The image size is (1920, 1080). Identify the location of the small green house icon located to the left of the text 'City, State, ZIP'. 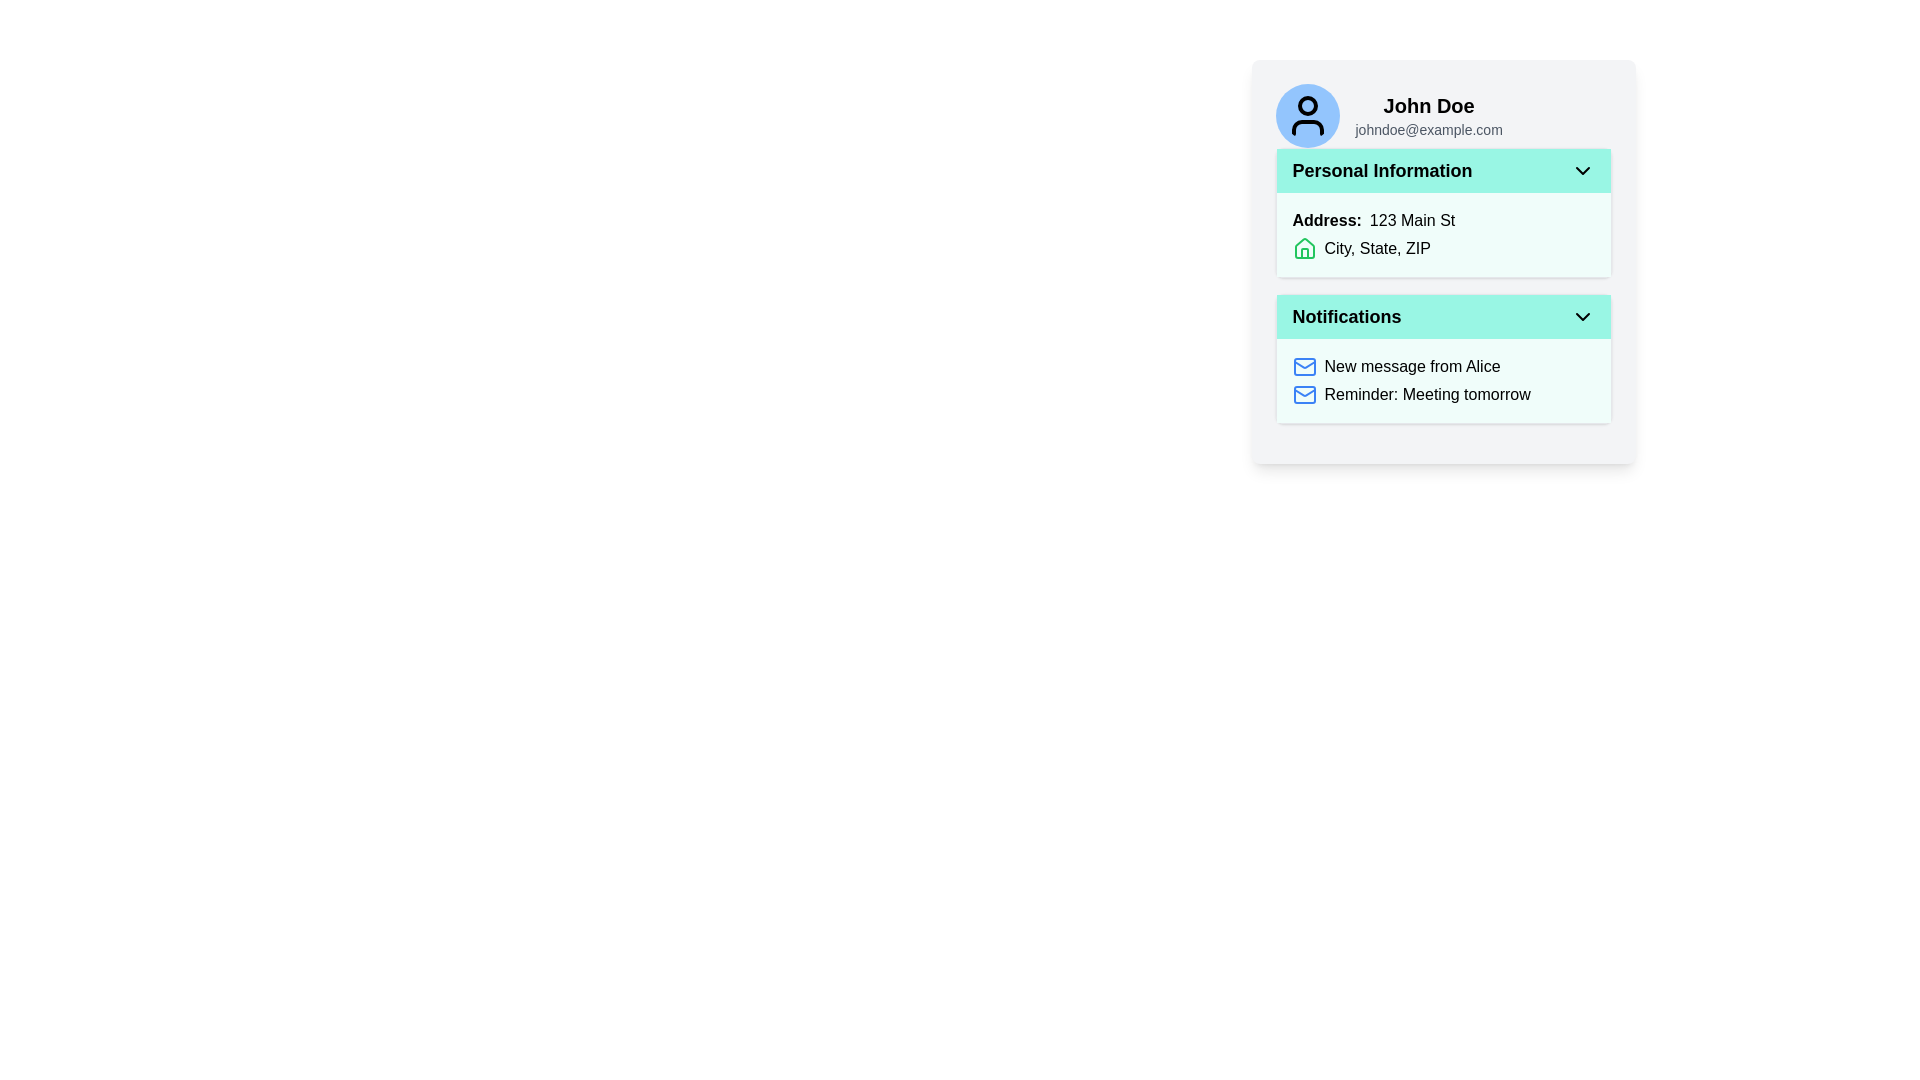
(1304, 248).